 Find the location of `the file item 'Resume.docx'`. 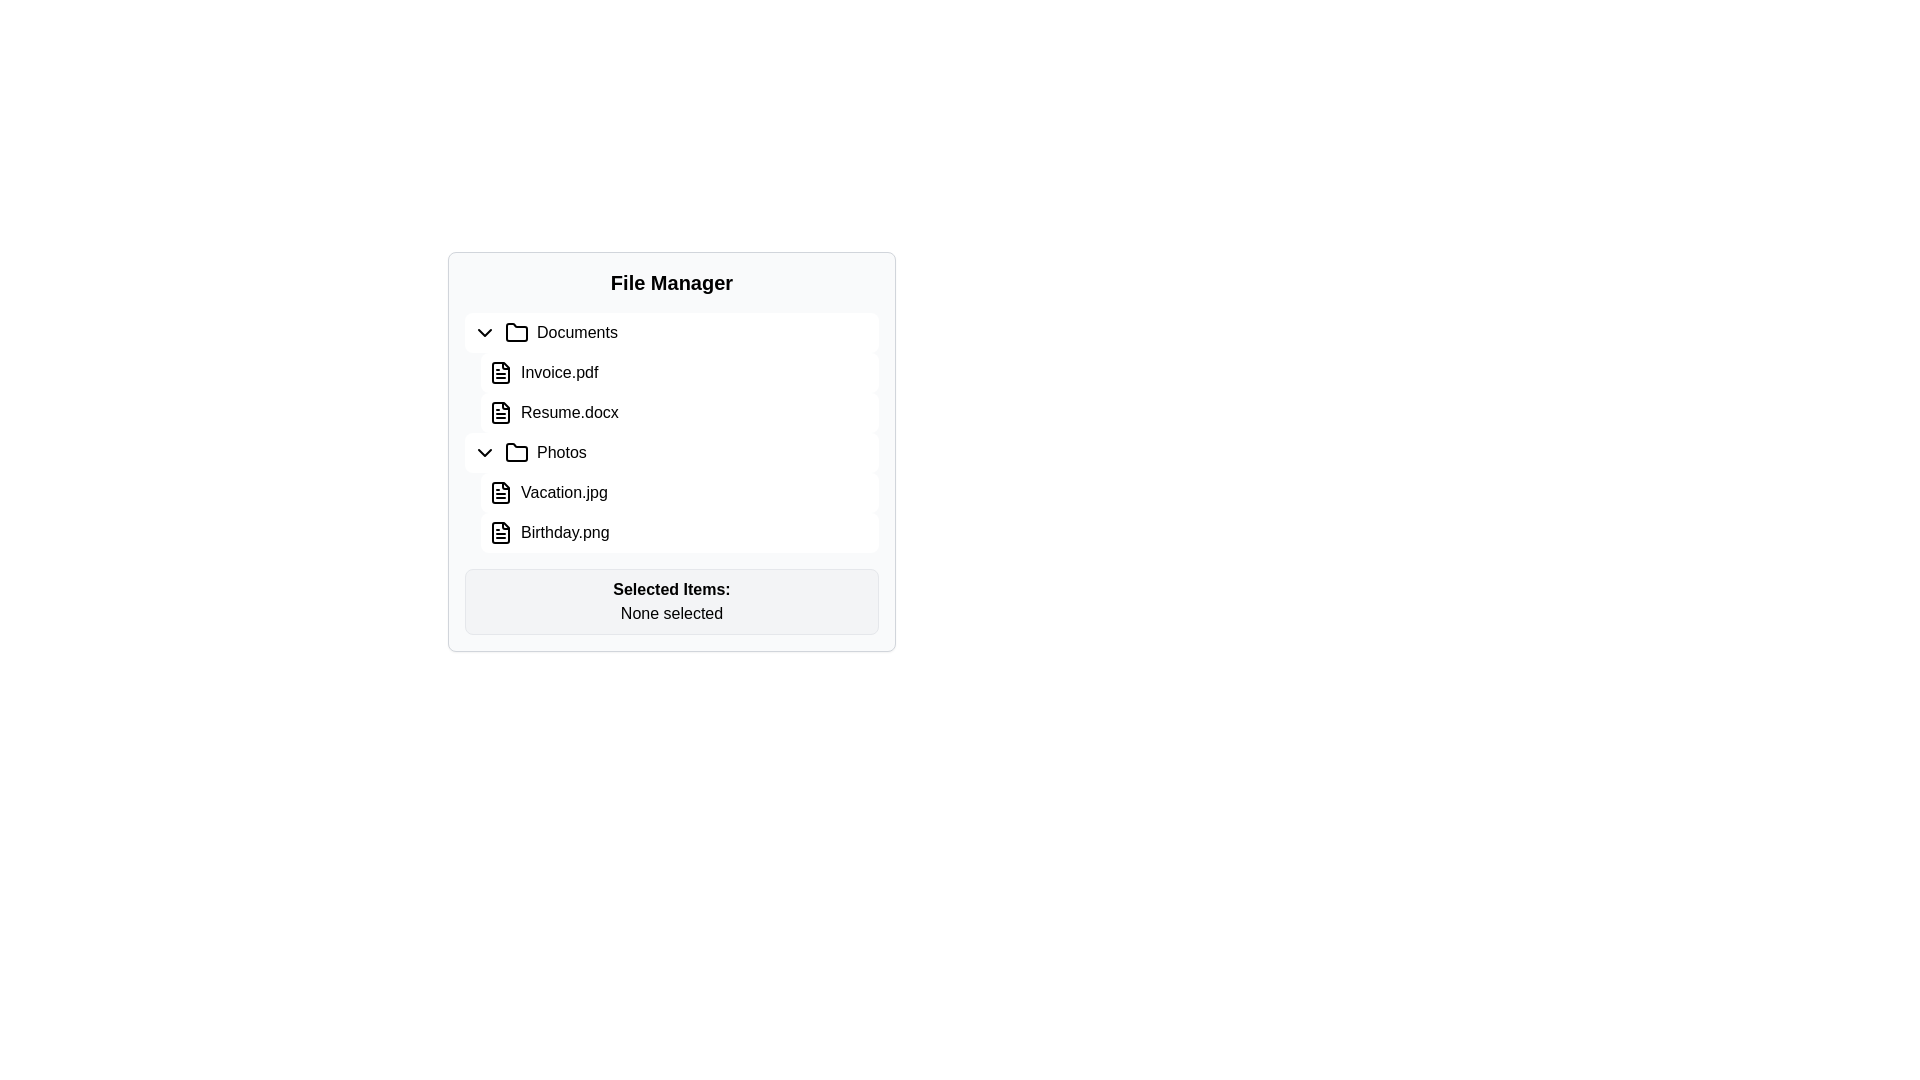

the file item 'Resume.docx' is located at coordinates (680, 411).